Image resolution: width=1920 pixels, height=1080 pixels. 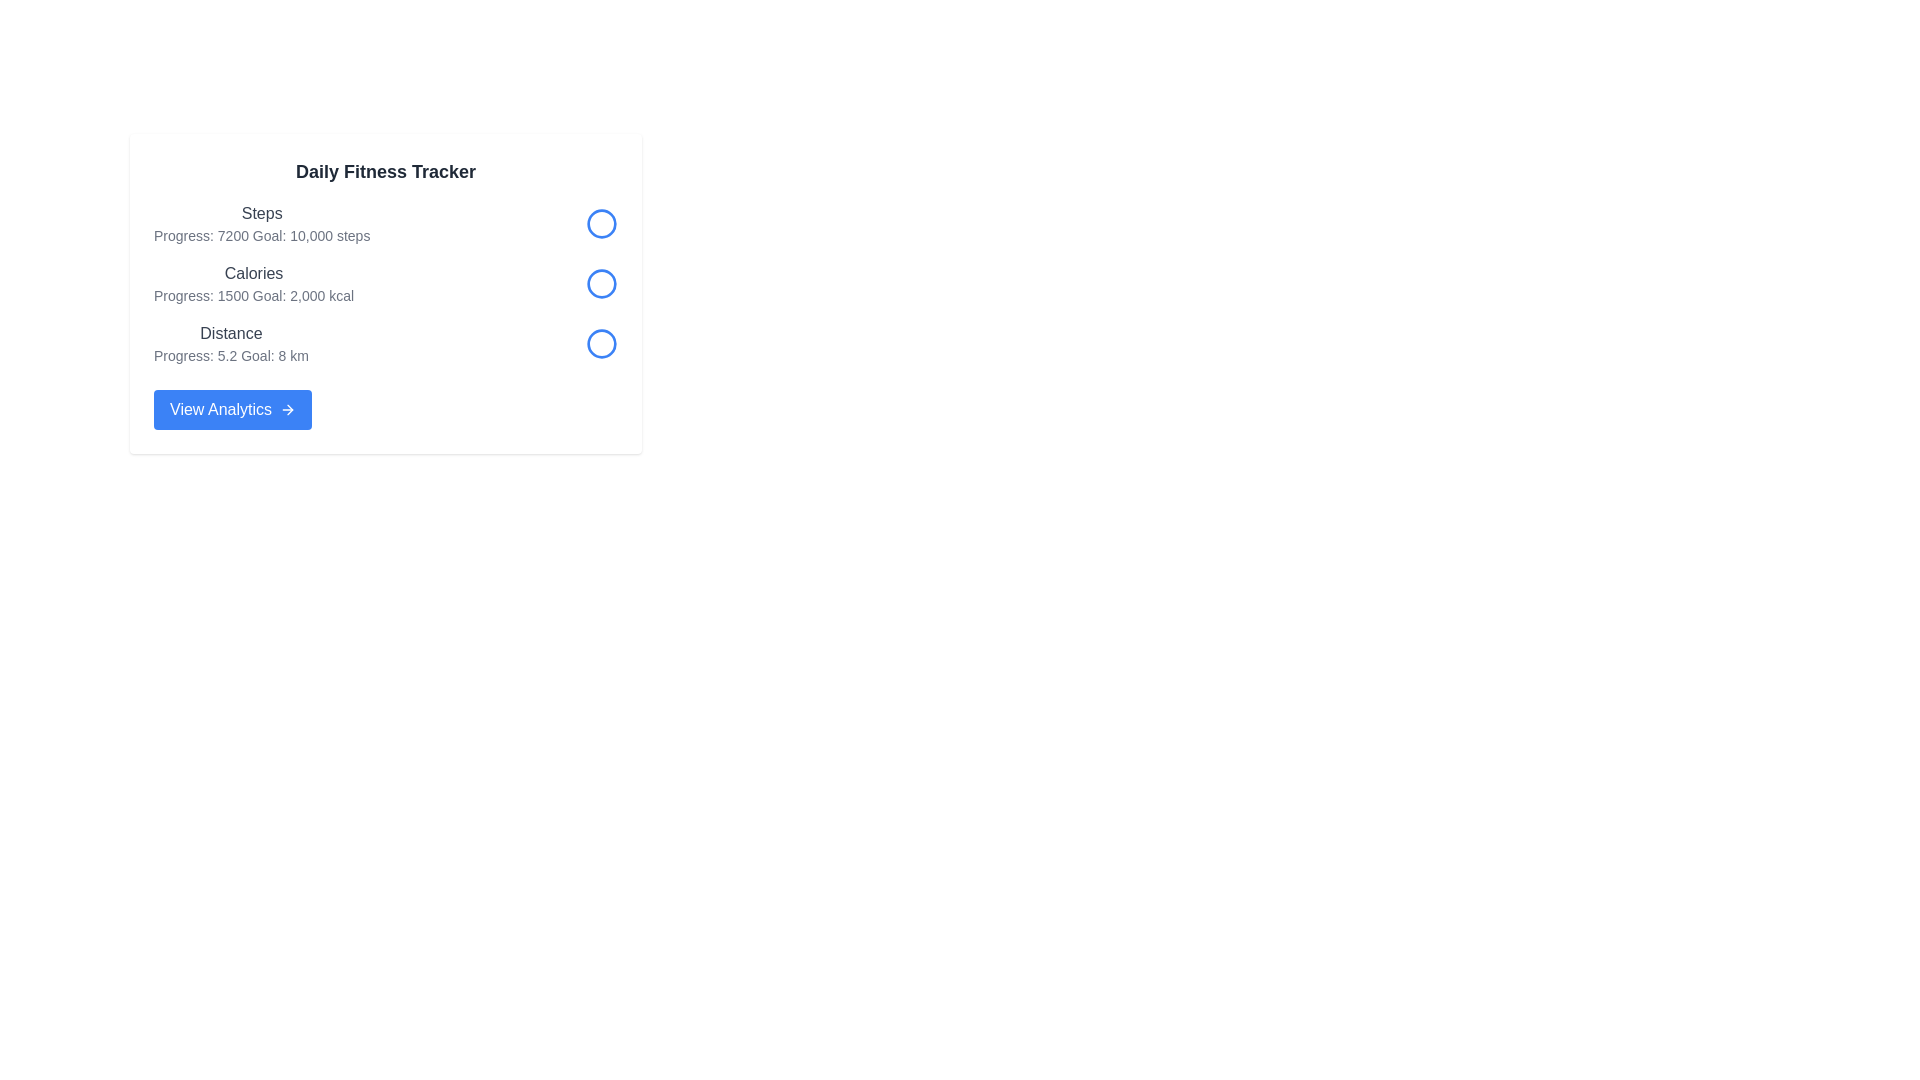 What do you see at coordinates (231, 342) in the screenshot?
I see `the informational text element displaying 'Distance' and 'Progress: 5.2 Goal: 8 km' in the Daily Fitness Tracker panel` at bounding box center [231, 342].